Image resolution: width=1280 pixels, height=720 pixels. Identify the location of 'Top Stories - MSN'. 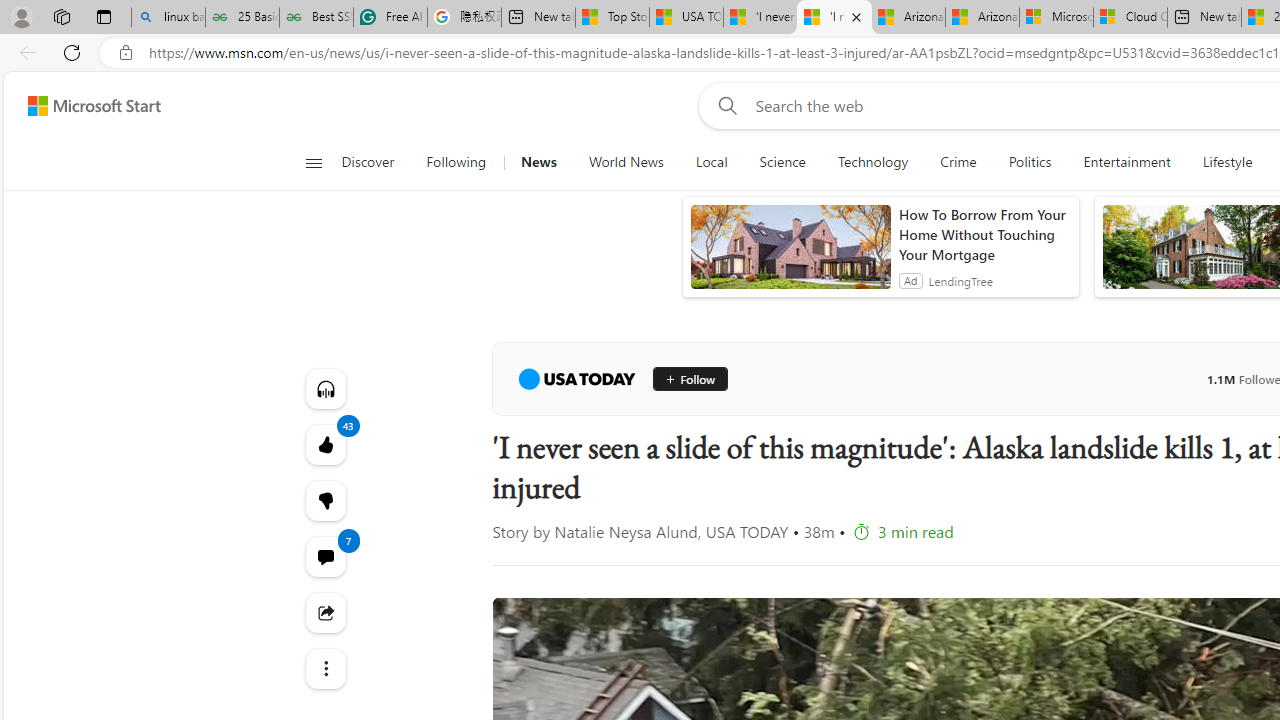
(611, 17).